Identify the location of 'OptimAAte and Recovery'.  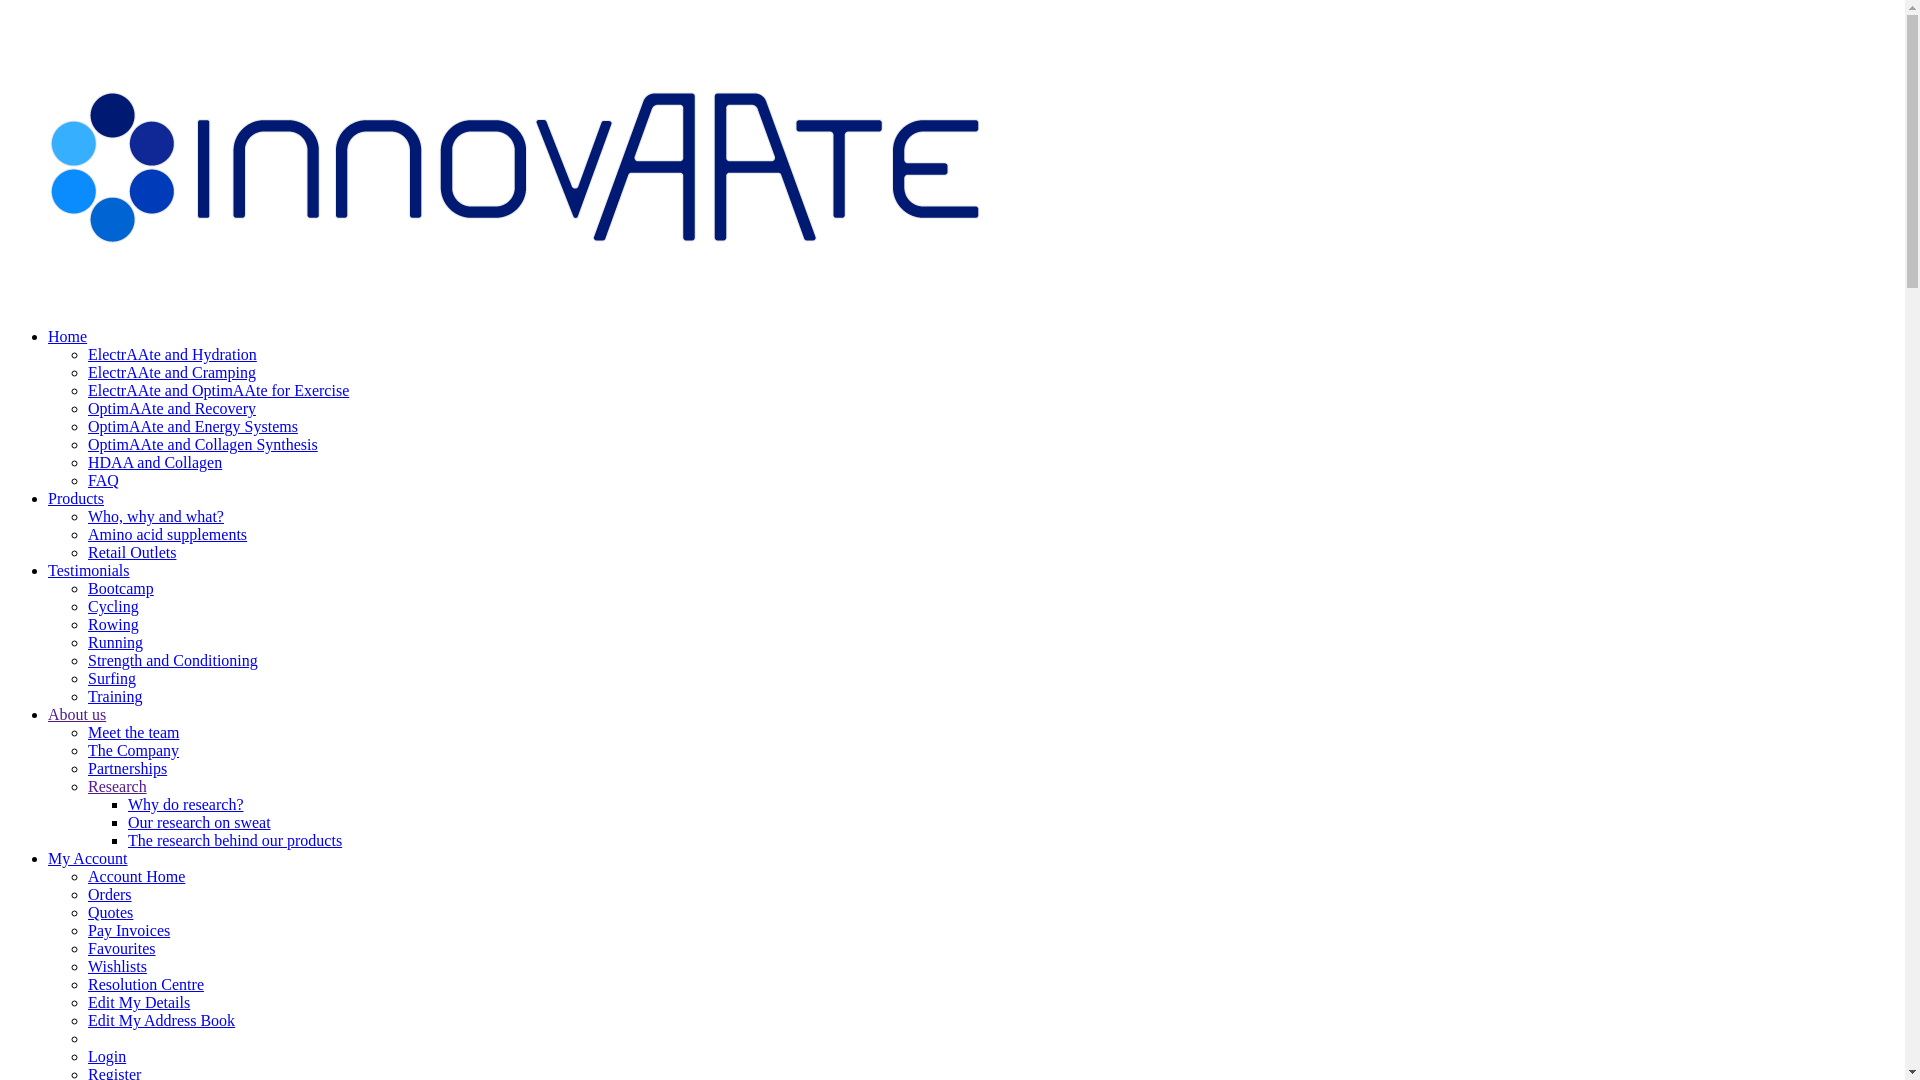
(86, 407).